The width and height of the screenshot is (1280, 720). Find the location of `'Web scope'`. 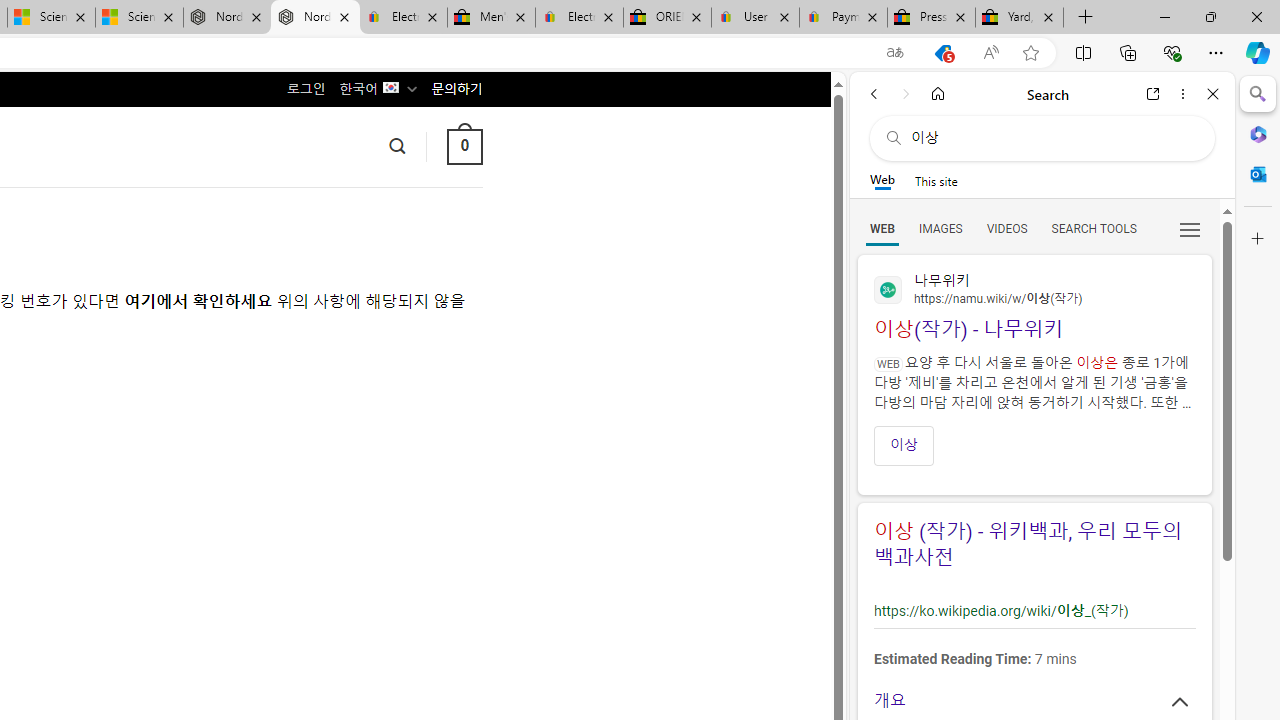

'Web scope' is located at coordinates (881, 180).